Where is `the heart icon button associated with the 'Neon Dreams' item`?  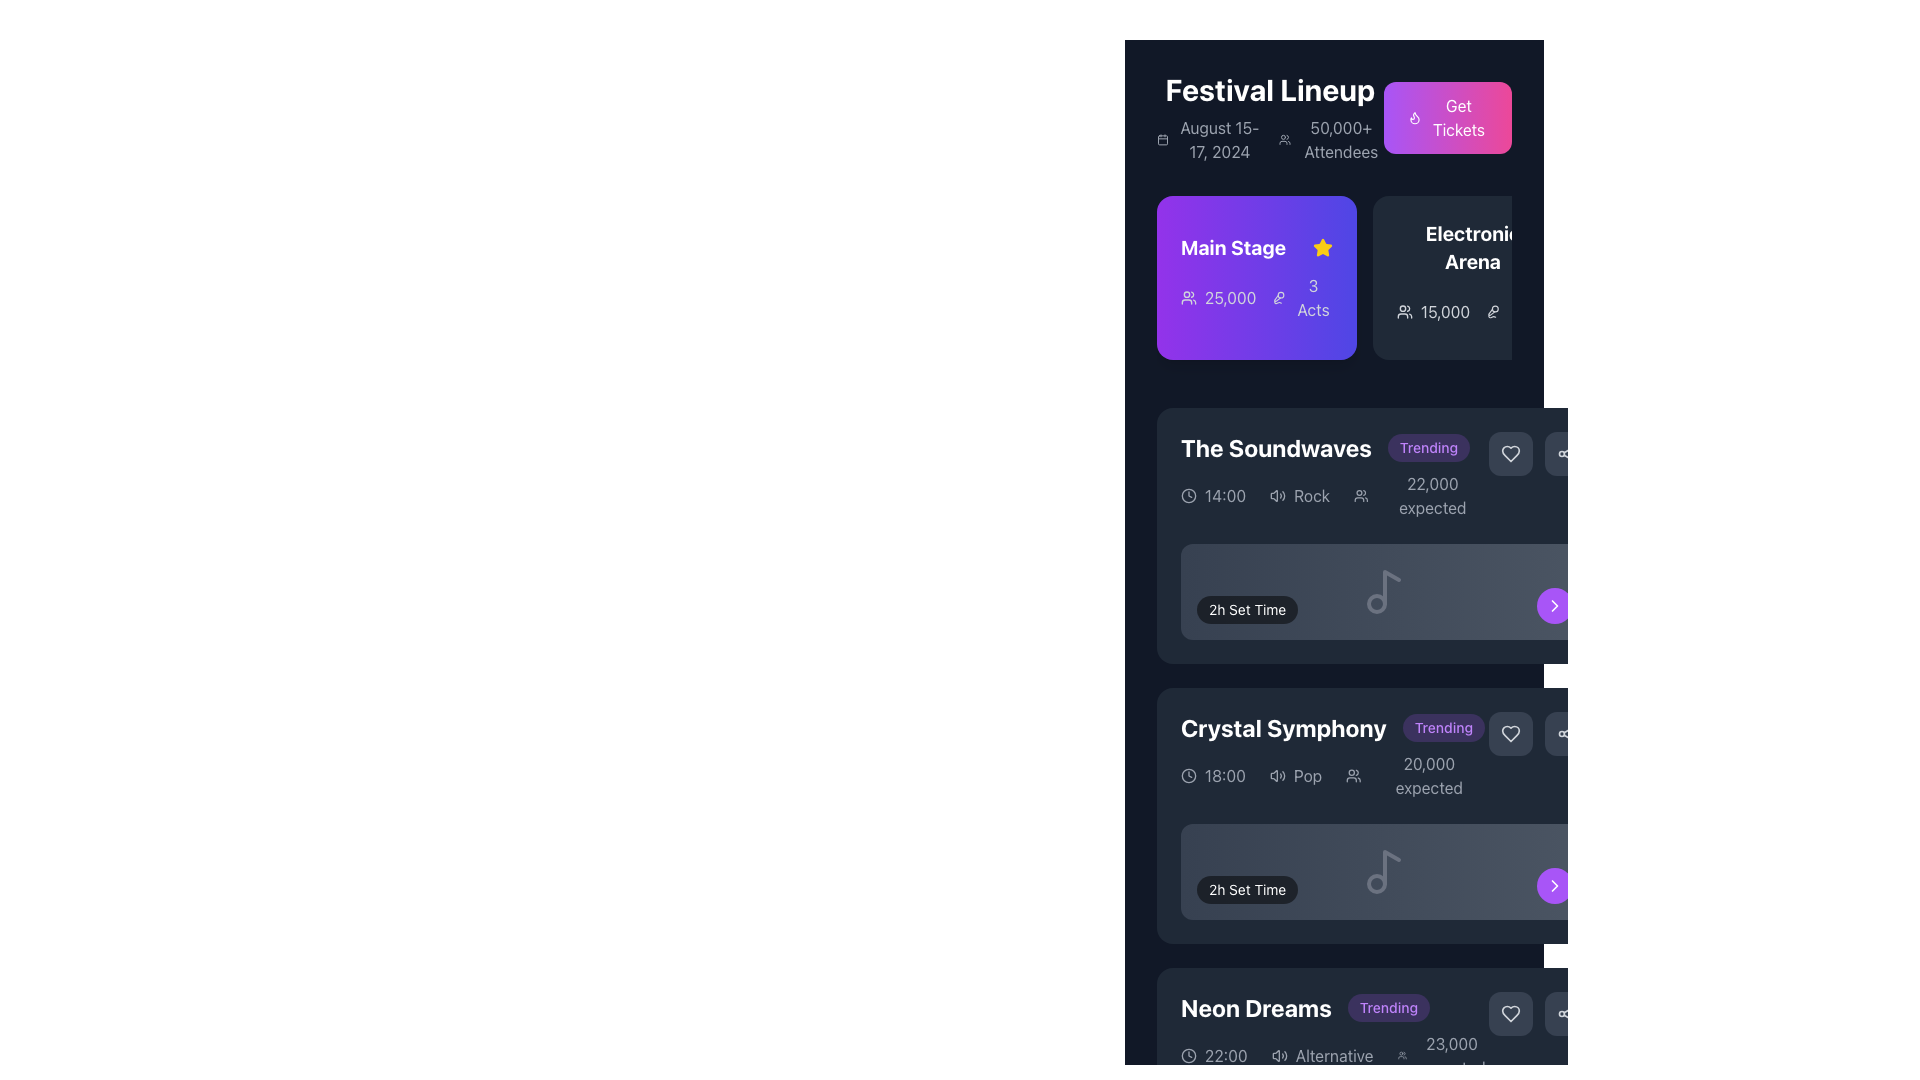 the heart icon button associated with the 'Neon Dreams' item is located at coordinates (1511, 1014).